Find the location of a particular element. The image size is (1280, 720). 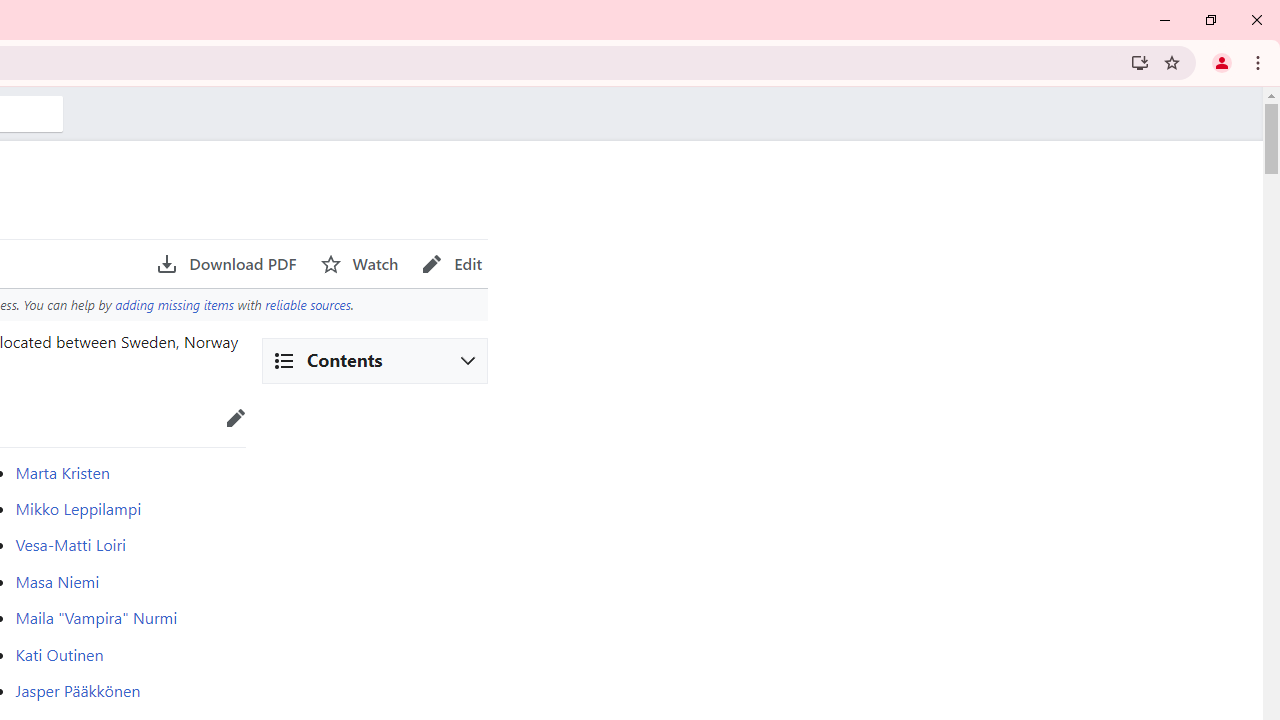

'Install Wikipedia' is located at coordinates (1139, 61).